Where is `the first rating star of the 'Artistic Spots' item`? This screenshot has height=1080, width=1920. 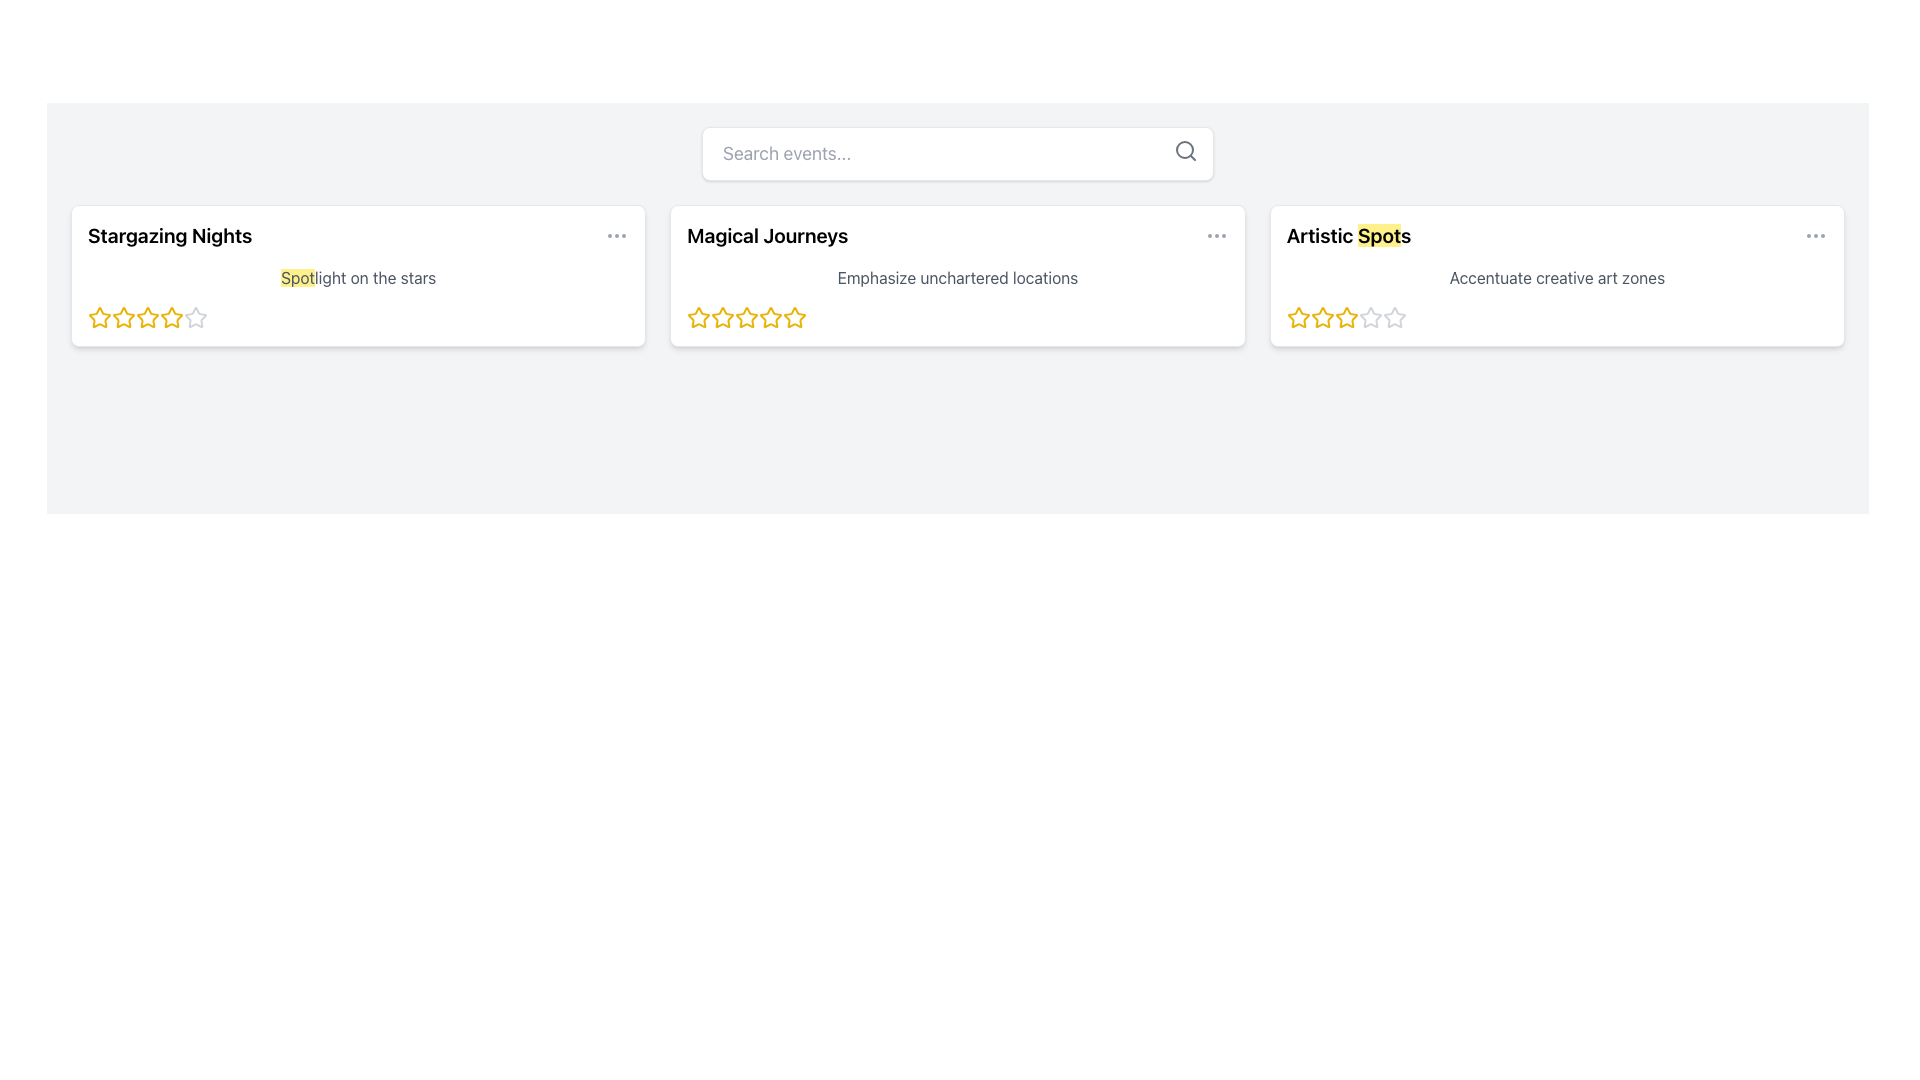
the first rating star of the 'Artistic Spots' item is located at coordinates (1298, 316).